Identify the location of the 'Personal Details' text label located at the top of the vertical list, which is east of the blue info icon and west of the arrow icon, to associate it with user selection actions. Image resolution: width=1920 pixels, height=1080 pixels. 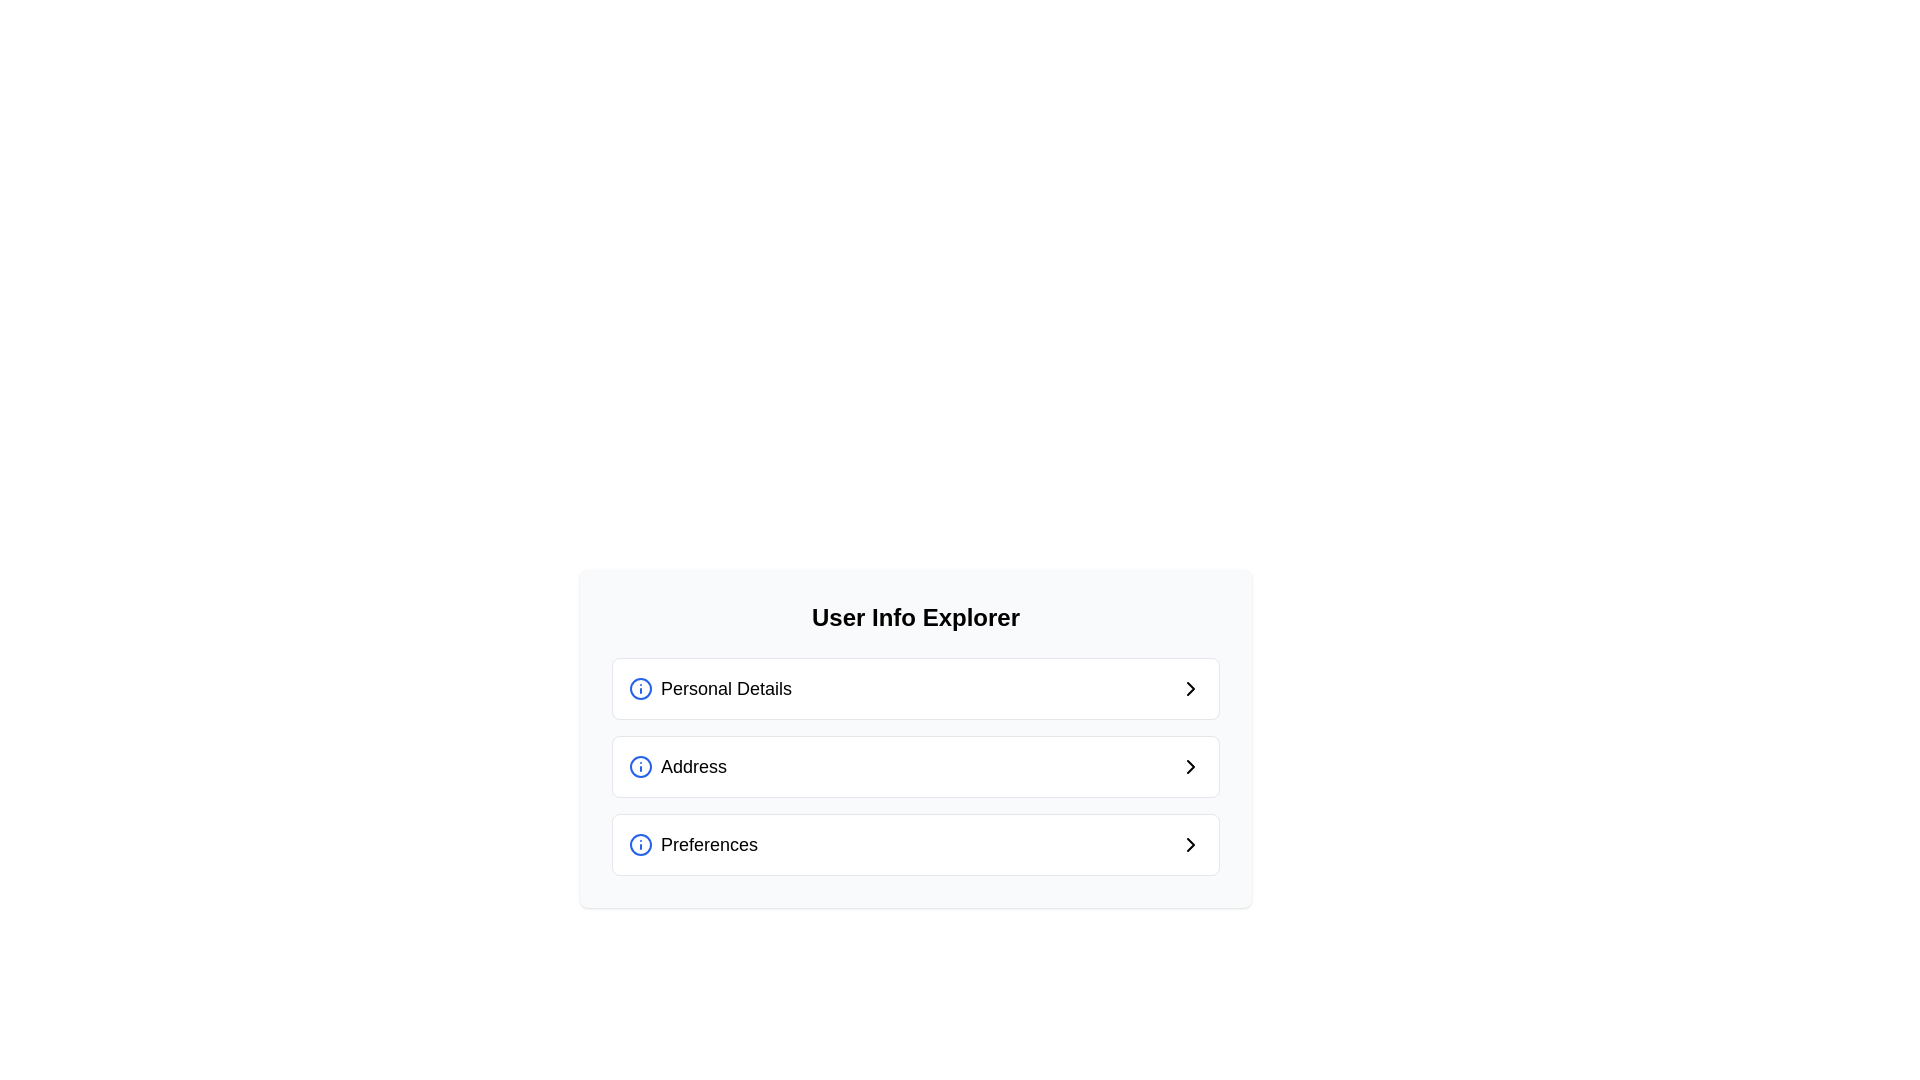
(725, 688).